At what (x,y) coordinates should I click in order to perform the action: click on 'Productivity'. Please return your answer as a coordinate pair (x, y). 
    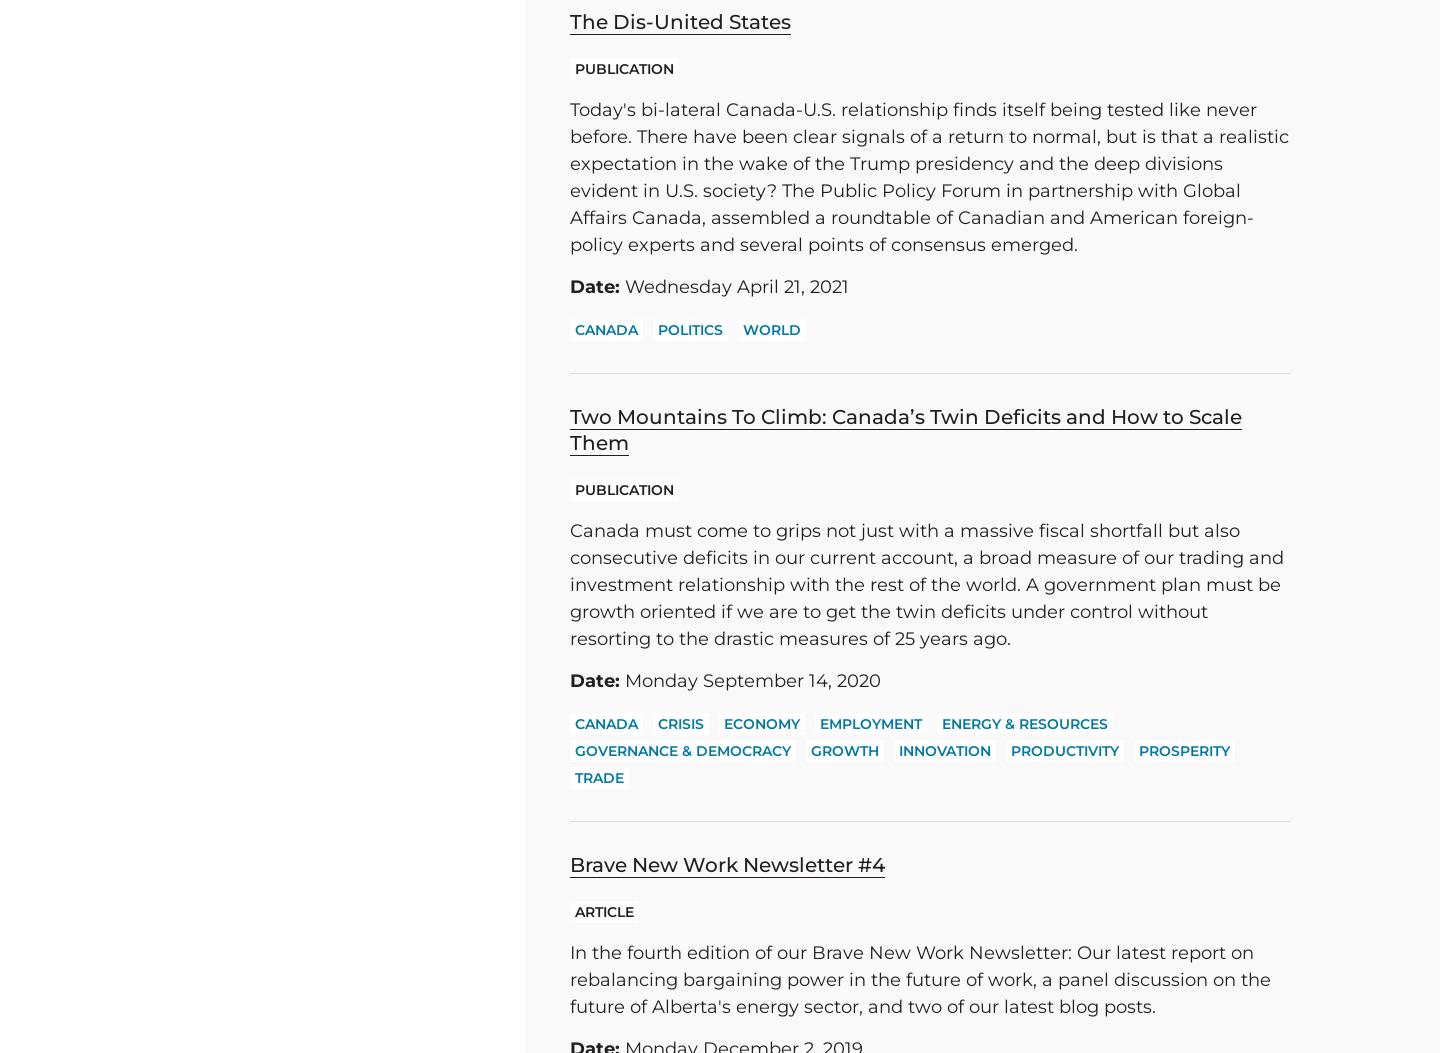
    Looking at the image, I should click on (1065, 749).